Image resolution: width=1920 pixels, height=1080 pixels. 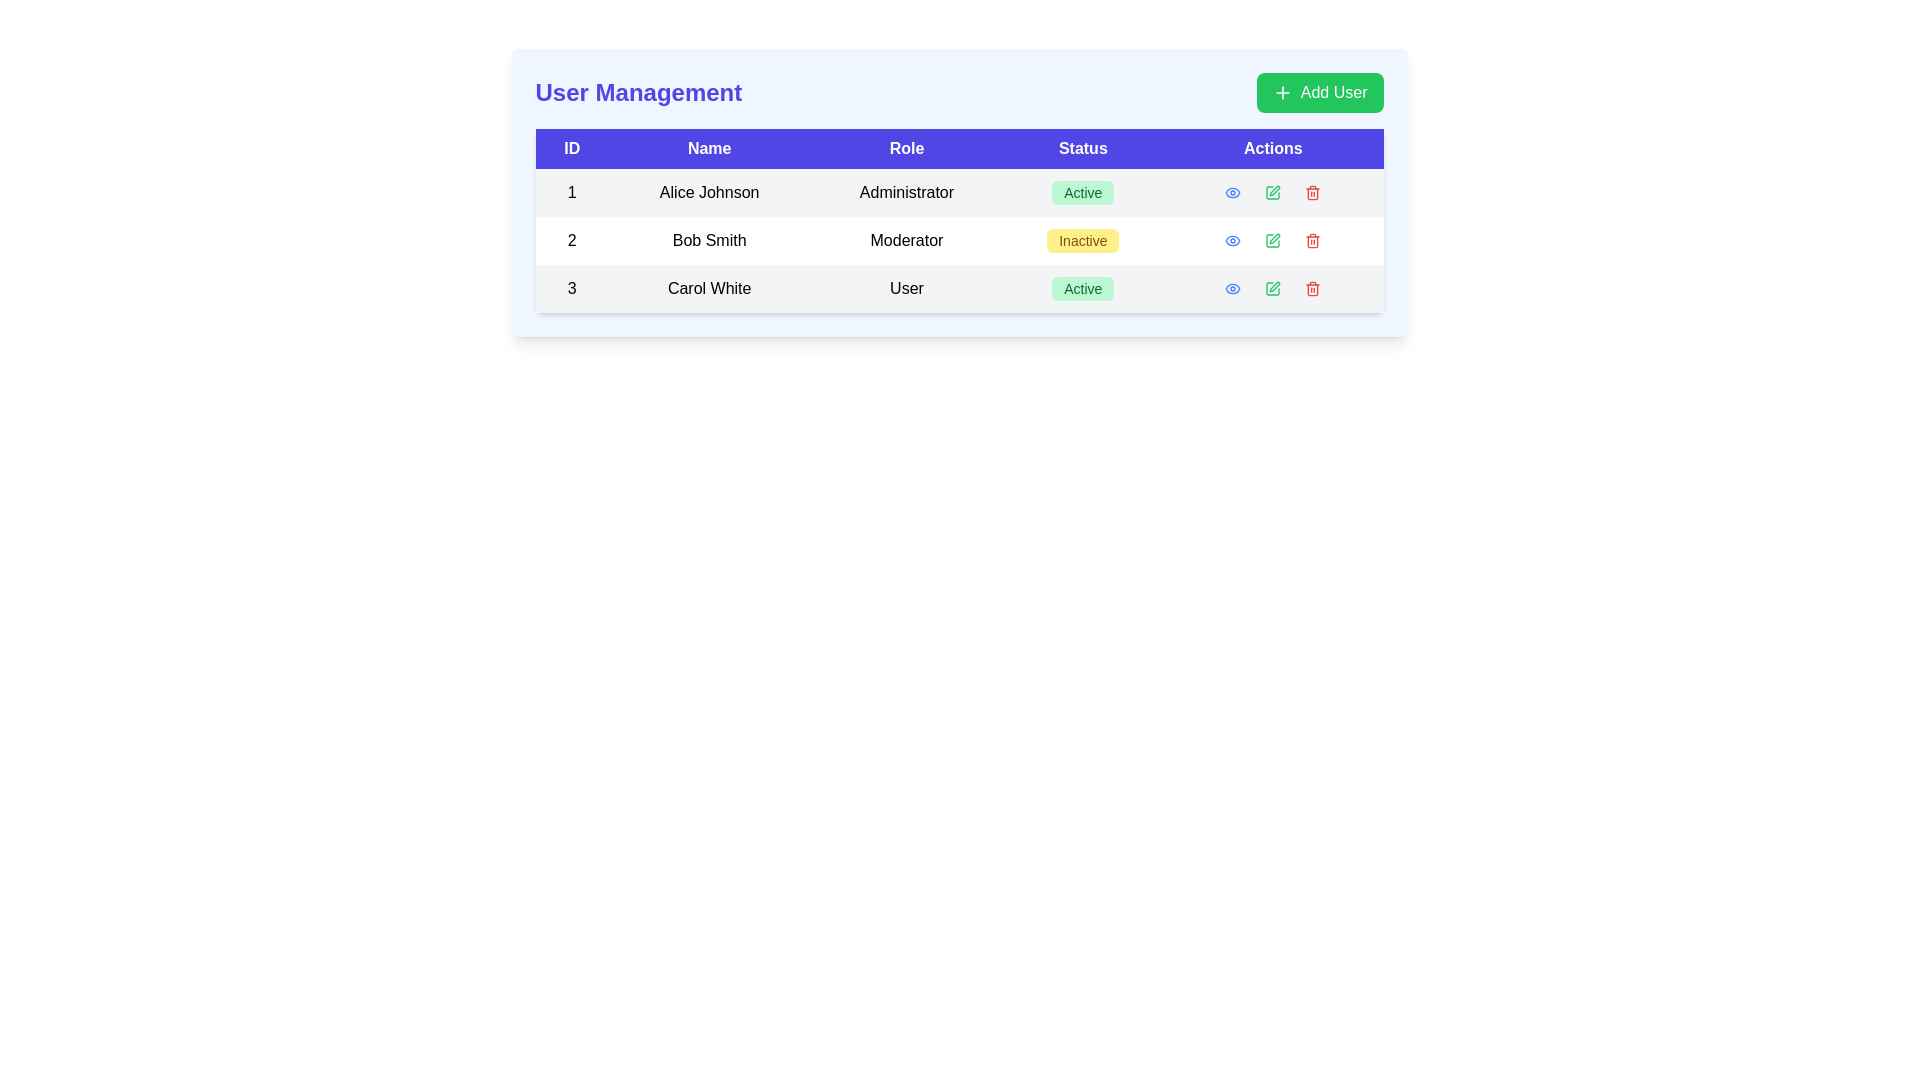 What do you see at coordinates (906, 239) in the screenshot?
I see `the Text label indicating the role assigned to the user 'Bob Smith' in the data table, located in the third column of the second row under the 'Role' header` at bounding box center [906, 239].